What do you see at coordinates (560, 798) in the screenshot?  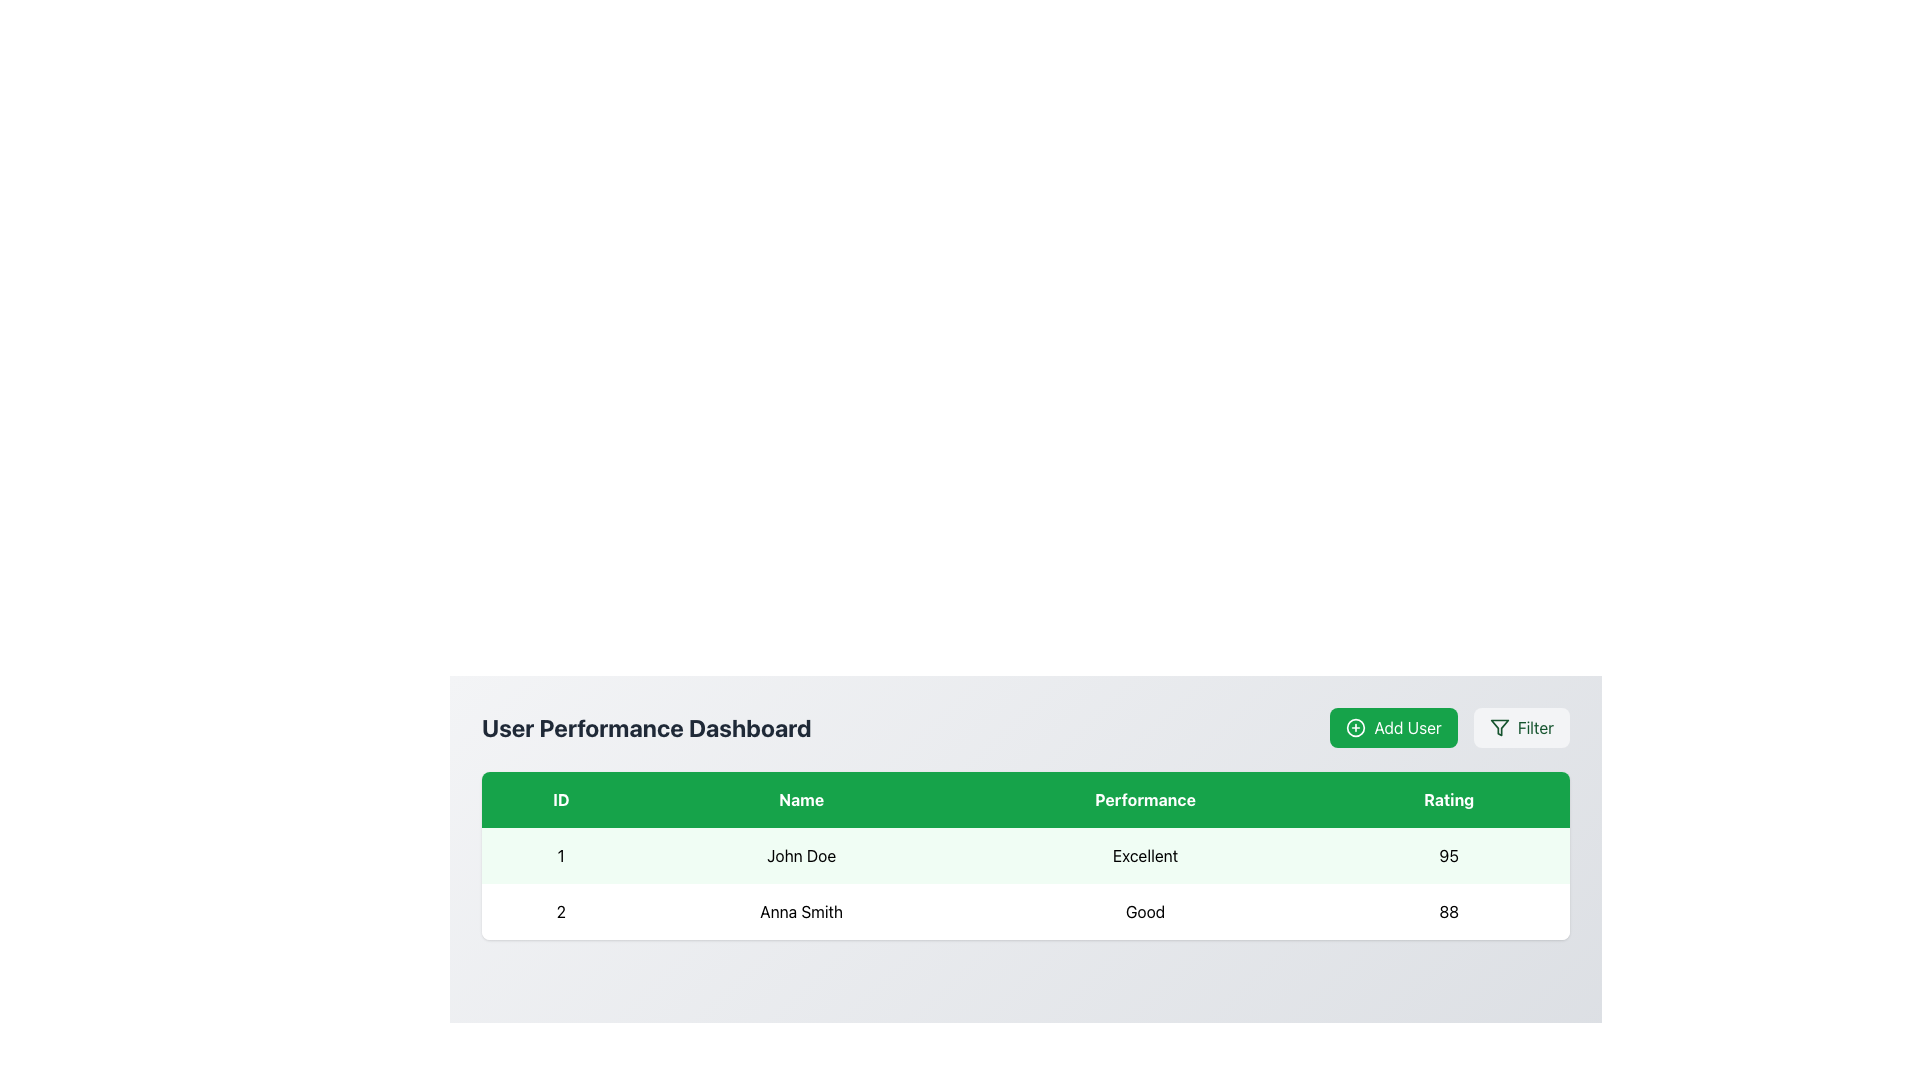 I see `the Table header cell with a green background and the text 'ID', which is the first cell in the header row of the table` at bounding box center [560, 798].